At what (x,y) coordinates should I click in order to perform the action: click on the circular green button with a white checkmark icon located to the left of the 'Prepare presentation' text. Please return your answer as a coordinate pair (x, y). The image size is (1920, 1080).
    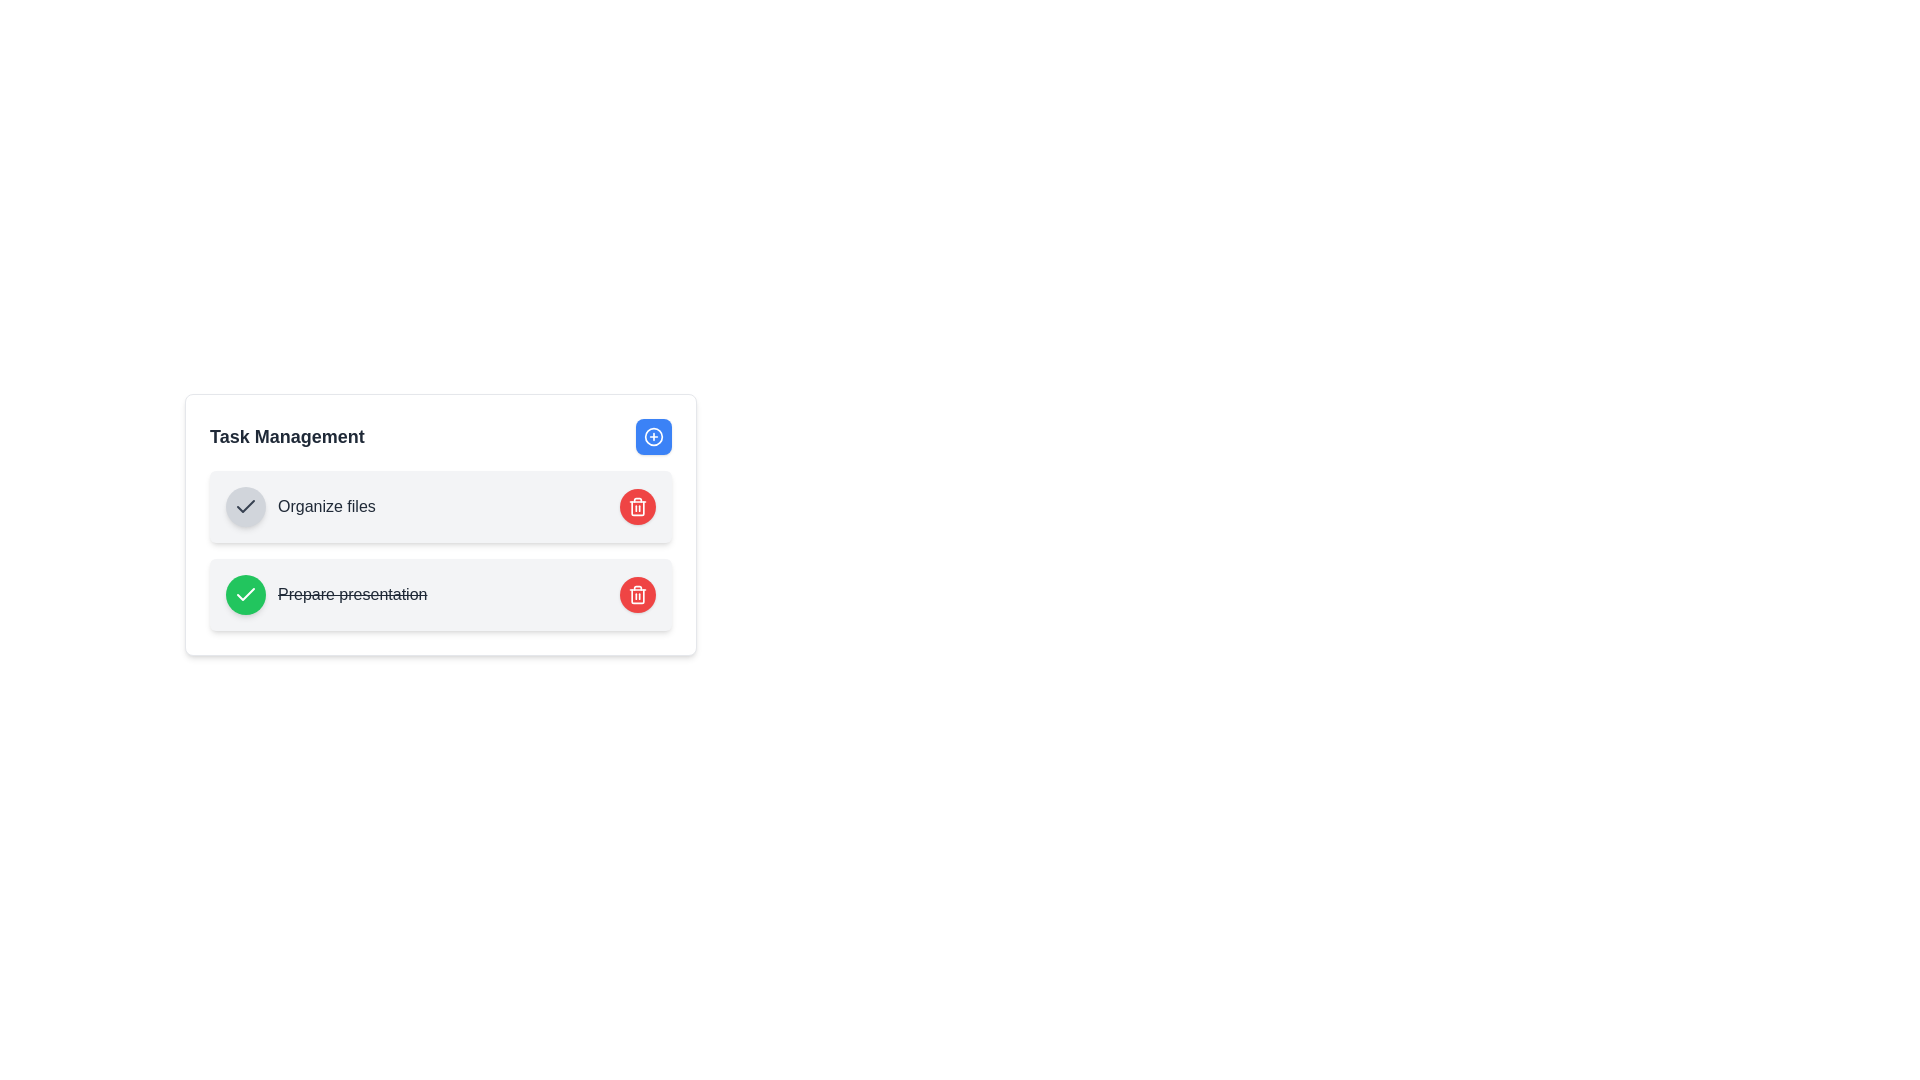
    Looking at the image, I should click on (244, 593).